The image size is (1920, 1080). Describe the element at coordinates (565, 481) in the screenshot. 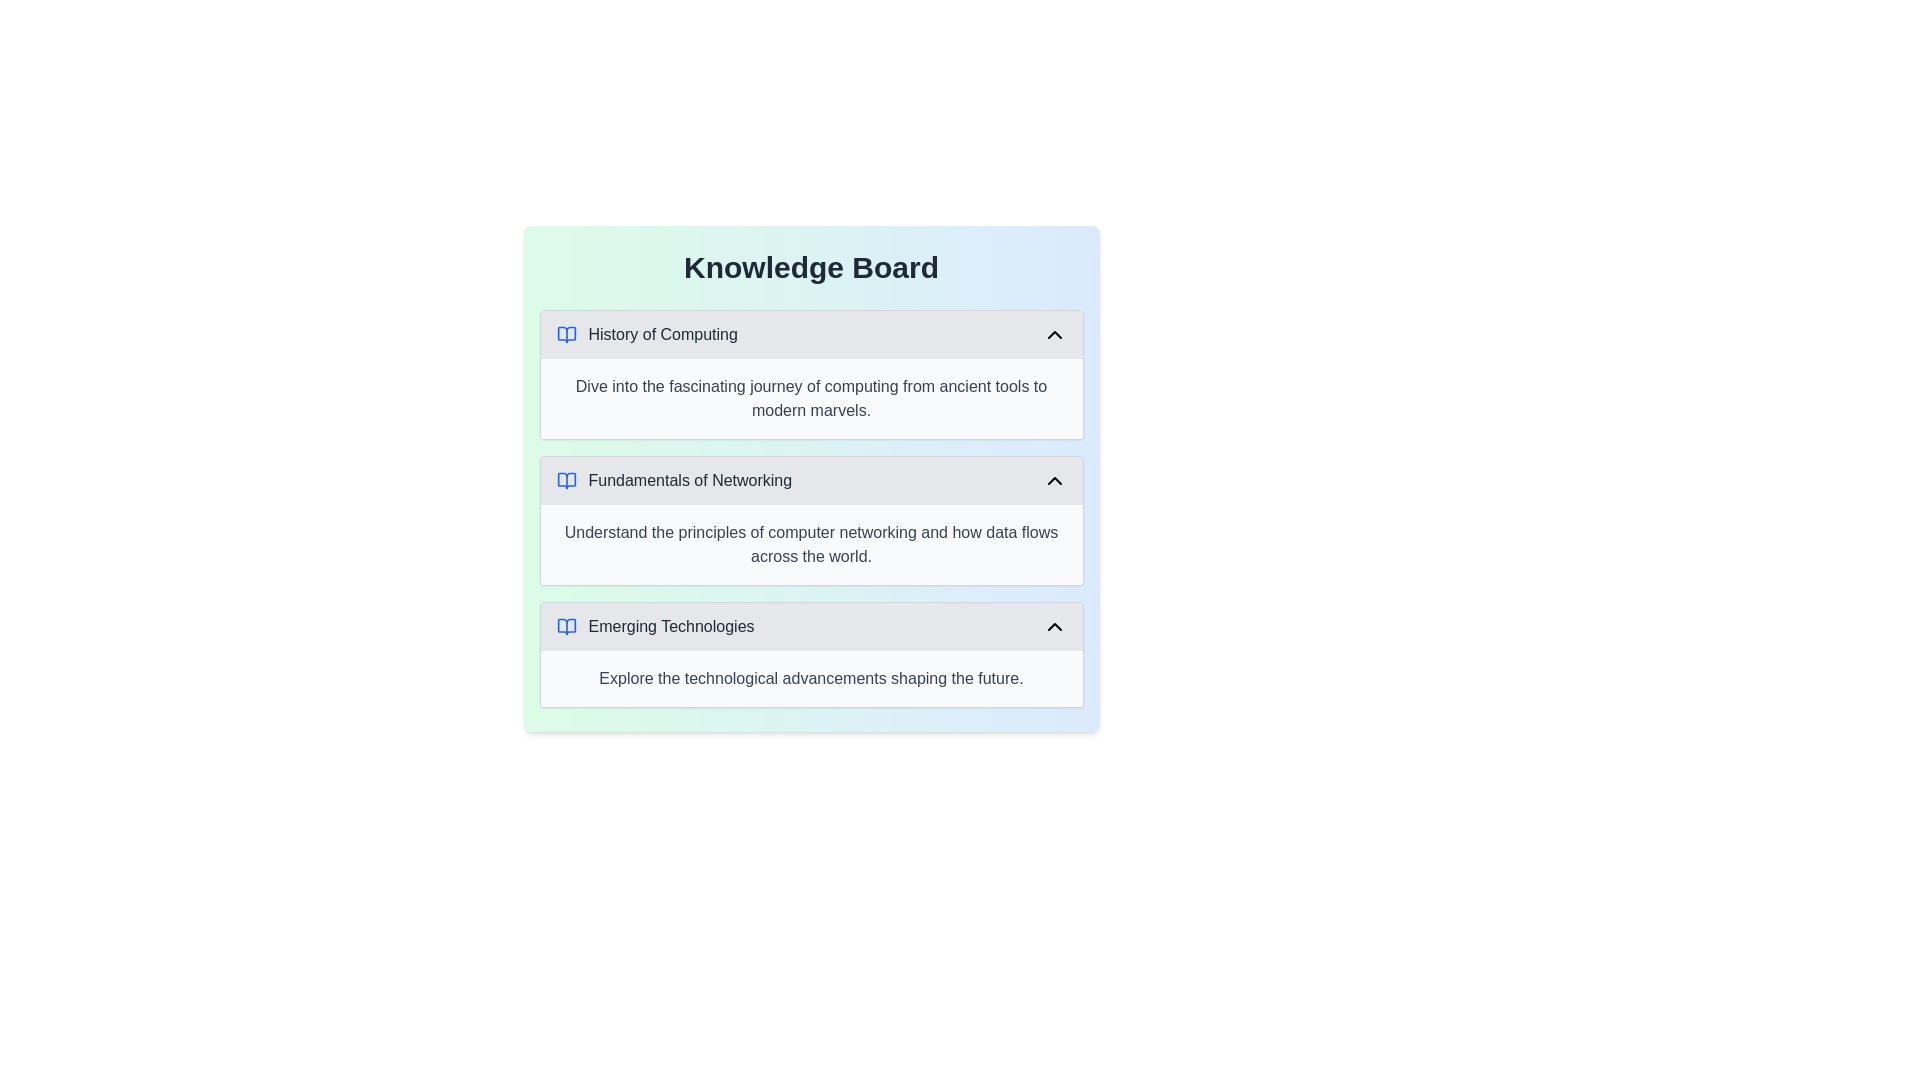

I see `the open book icon, which is the first icon on the left in the 'Fundamentals of Networking' row` at that location.